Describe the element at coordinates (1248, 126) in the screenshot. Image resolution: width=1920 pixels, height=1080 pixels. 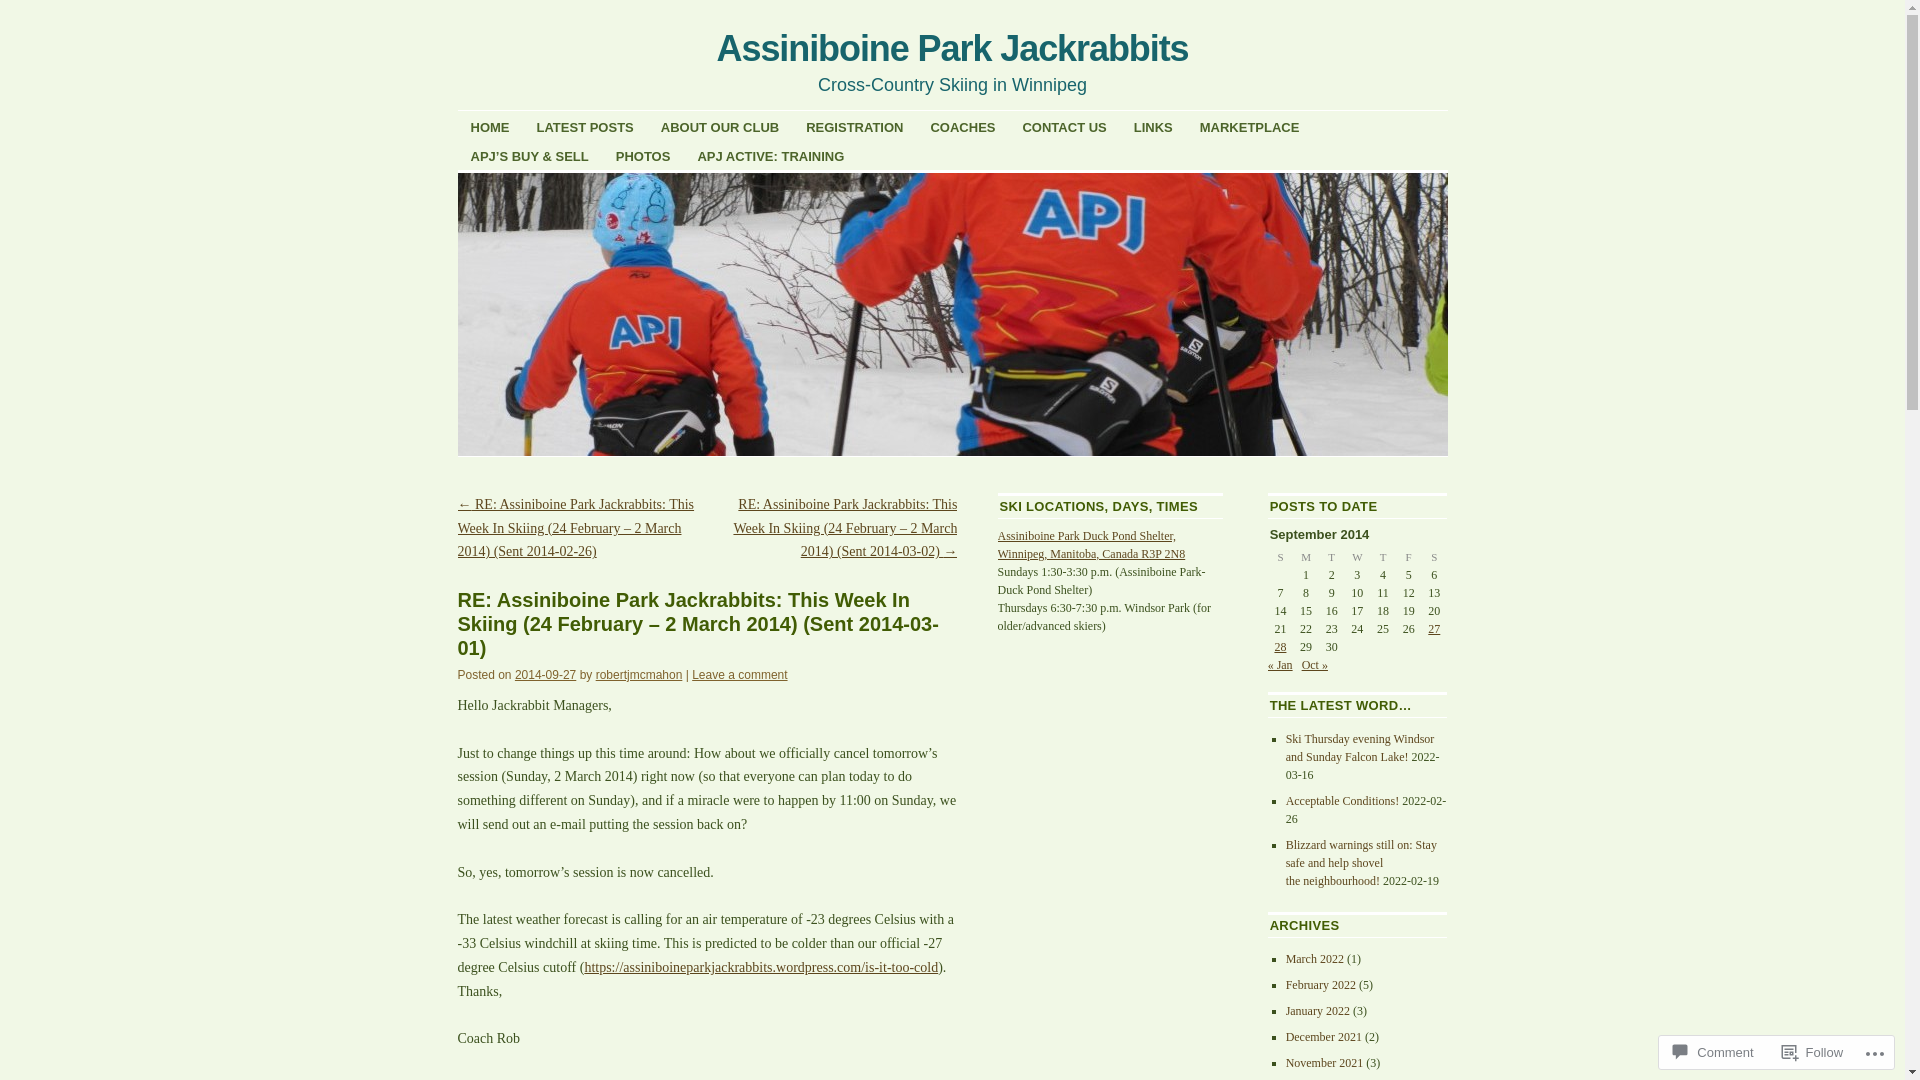
I see `'MARKETPLACE'` at that location.